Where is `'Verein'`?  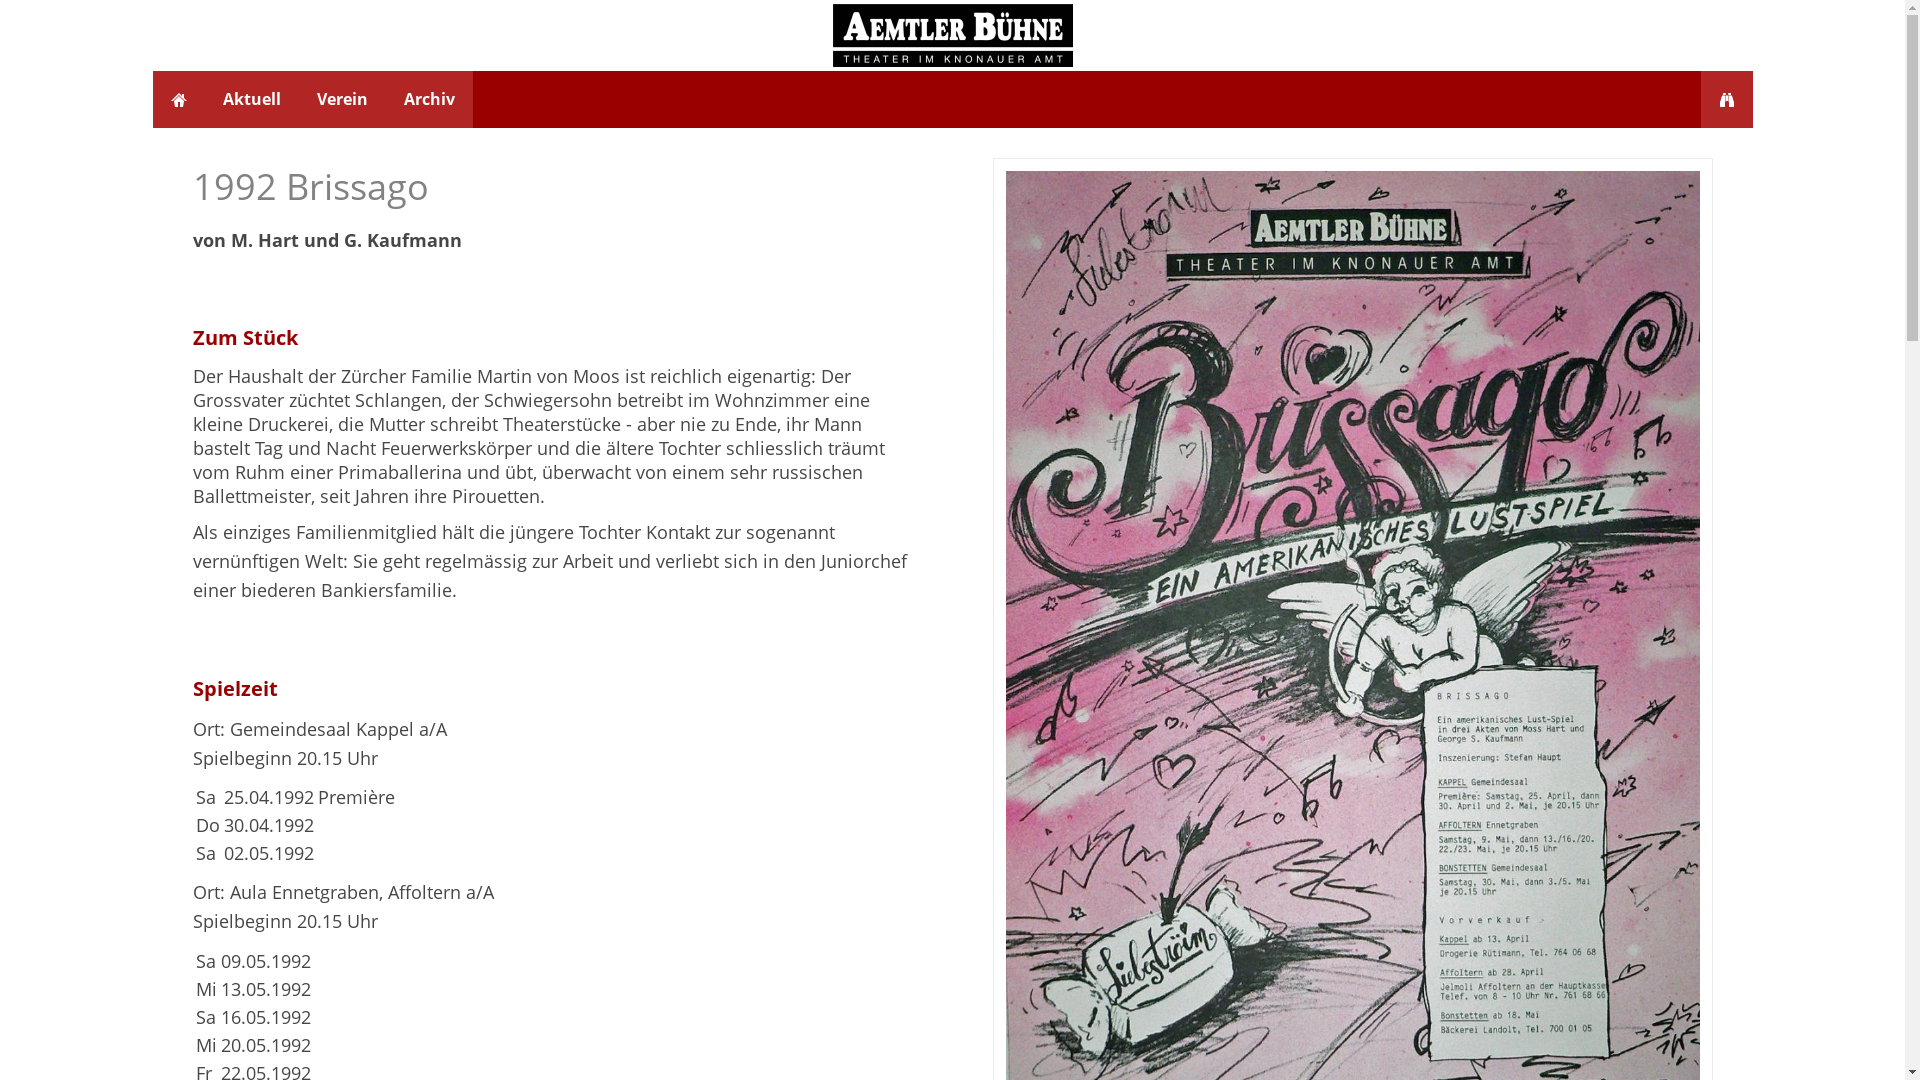
'Verein' is located at coordinates (341, 99).